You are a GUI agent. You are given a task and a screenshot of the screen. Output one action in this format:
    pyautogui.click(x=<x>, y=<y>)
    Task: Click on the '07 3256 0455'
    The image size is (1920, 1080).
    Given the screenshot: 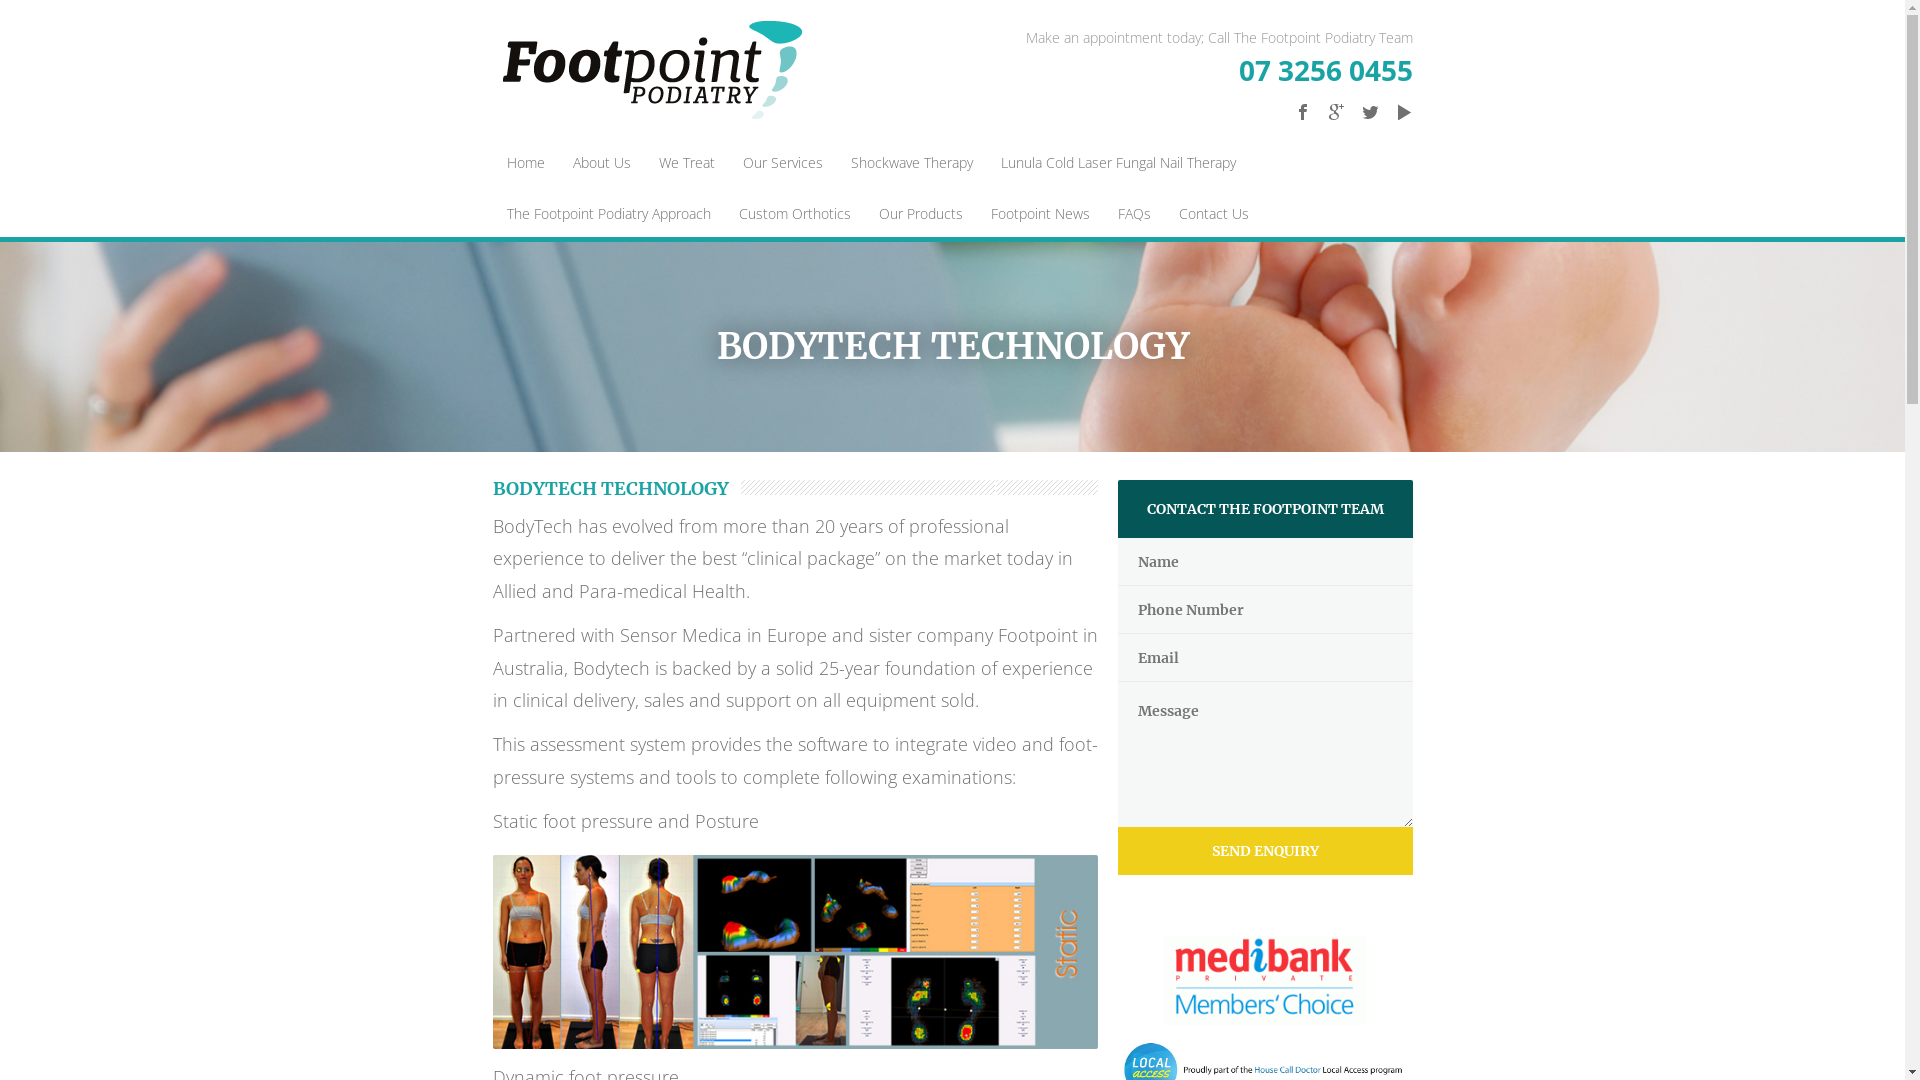 What is the action you would take?
    pyautogui.click(x=1218, y=73)
    